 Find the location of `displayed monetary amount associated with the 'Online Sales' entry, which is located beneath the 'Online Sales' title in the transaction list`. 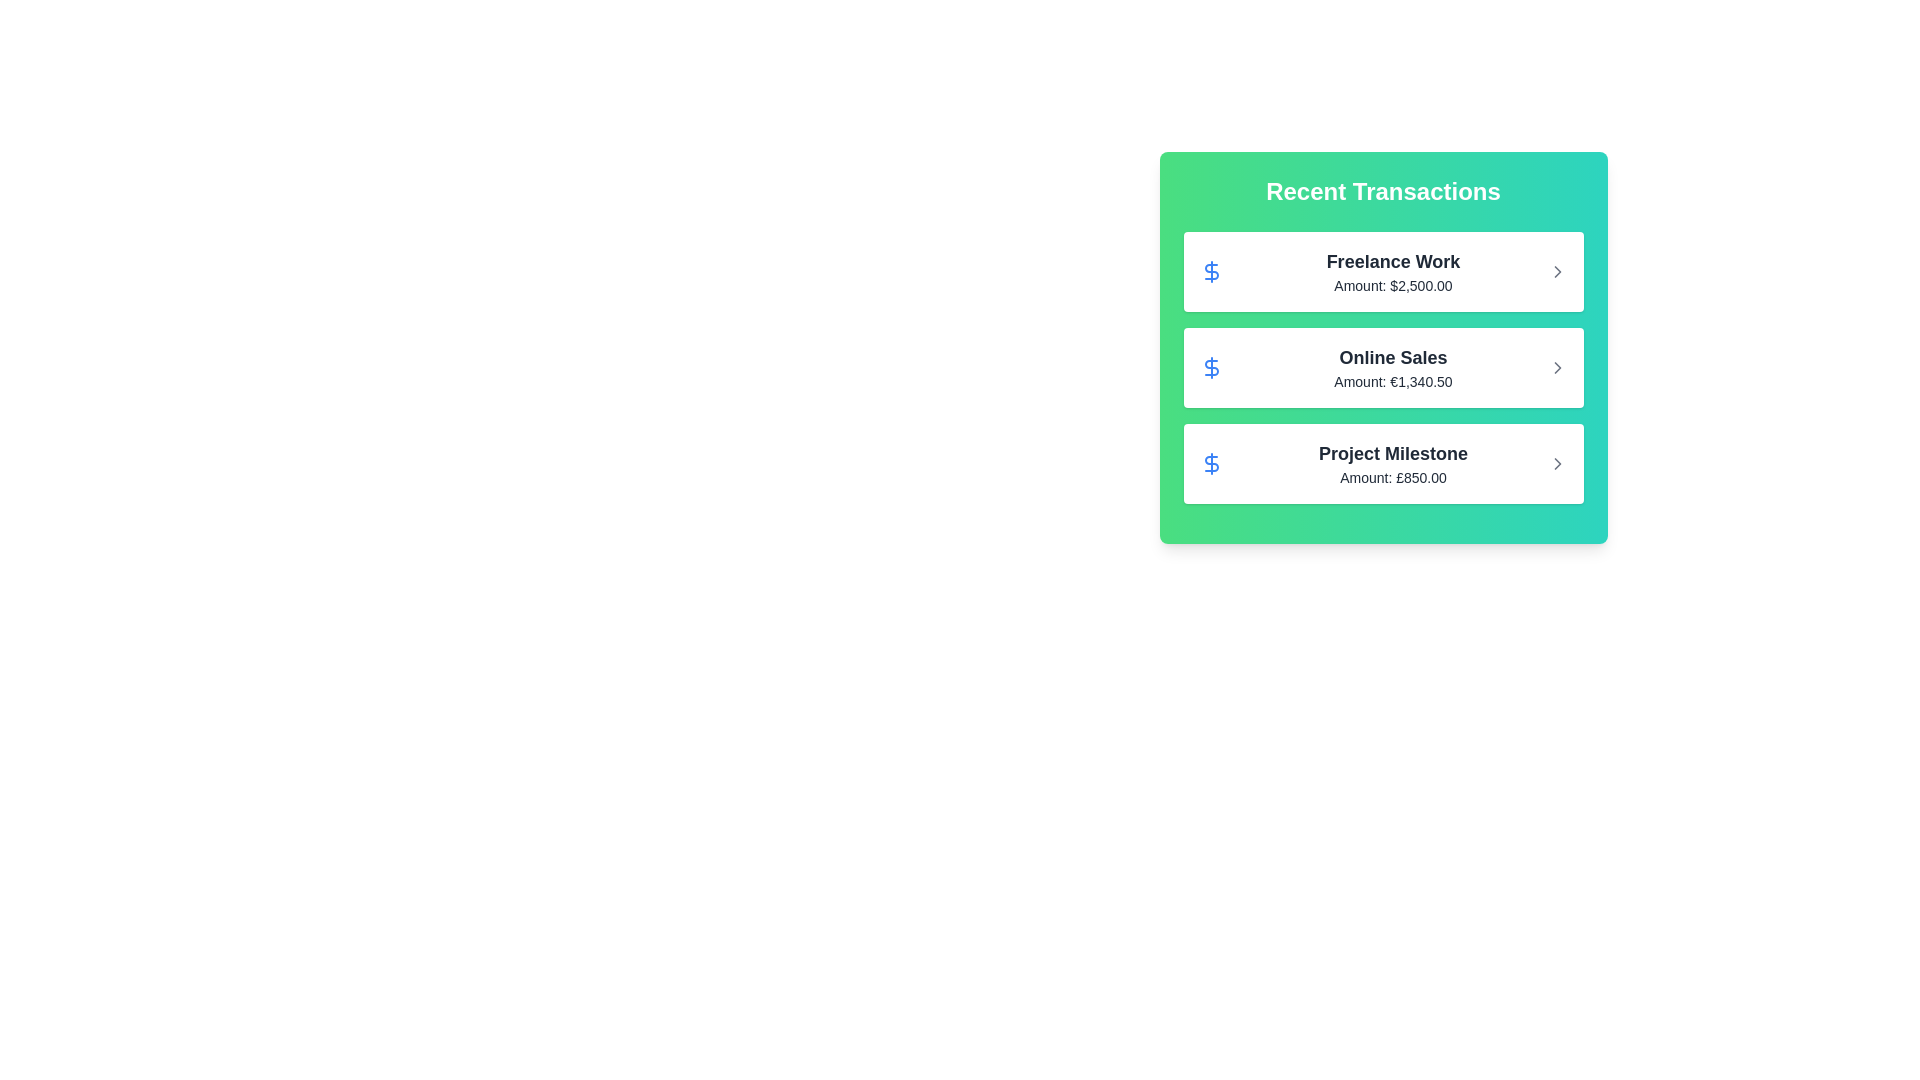

displayed monetary amount associated with the 'Online Sales' entry, which is located beneath the 'Online Sales' title in the transaction list is located at coordinates (1392, 381).